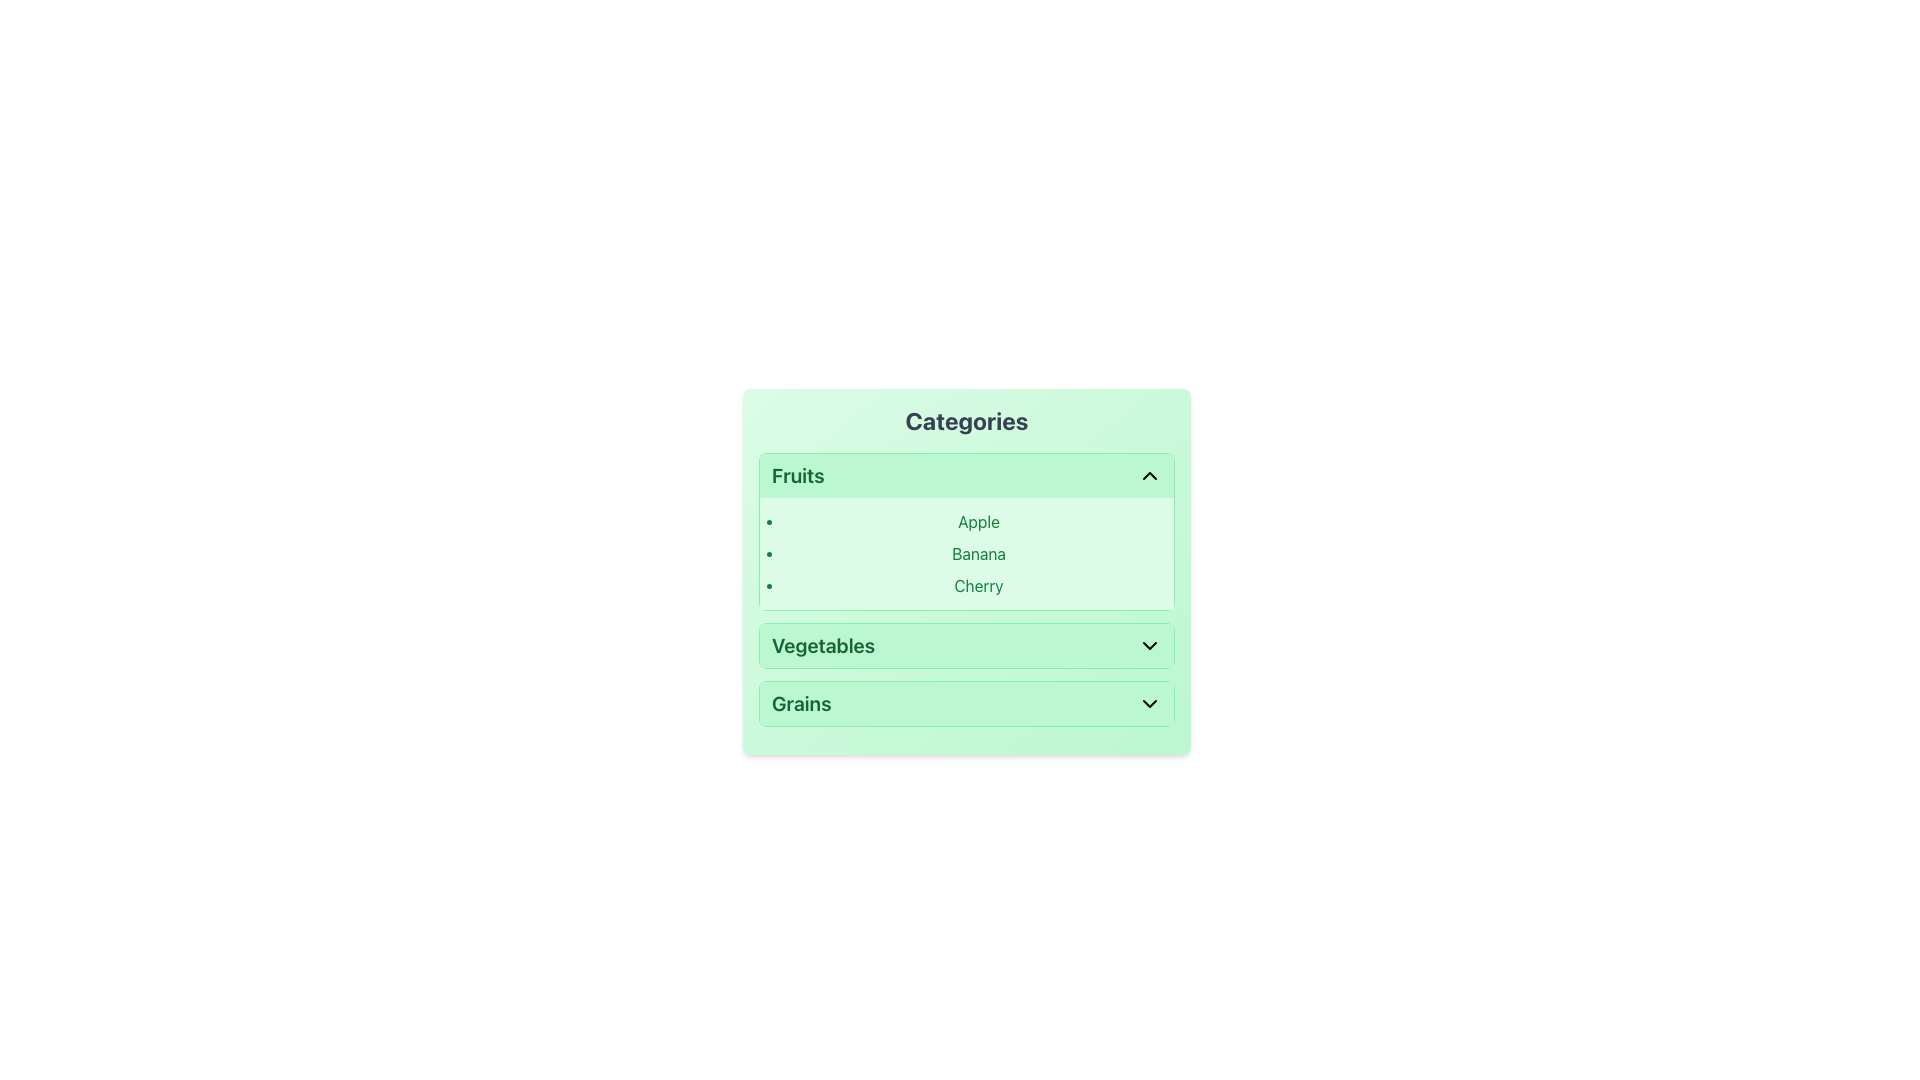 The height and width of the screenshot is (1080, 1920). What do you see at coordinates (979, 585) in the screenshot?
I see `the 'Cherry' text label in the 'Fruits' category, which is the third item in a bulleted list below 'Apple' and 'Banana'` at bounding box center [979, 585].